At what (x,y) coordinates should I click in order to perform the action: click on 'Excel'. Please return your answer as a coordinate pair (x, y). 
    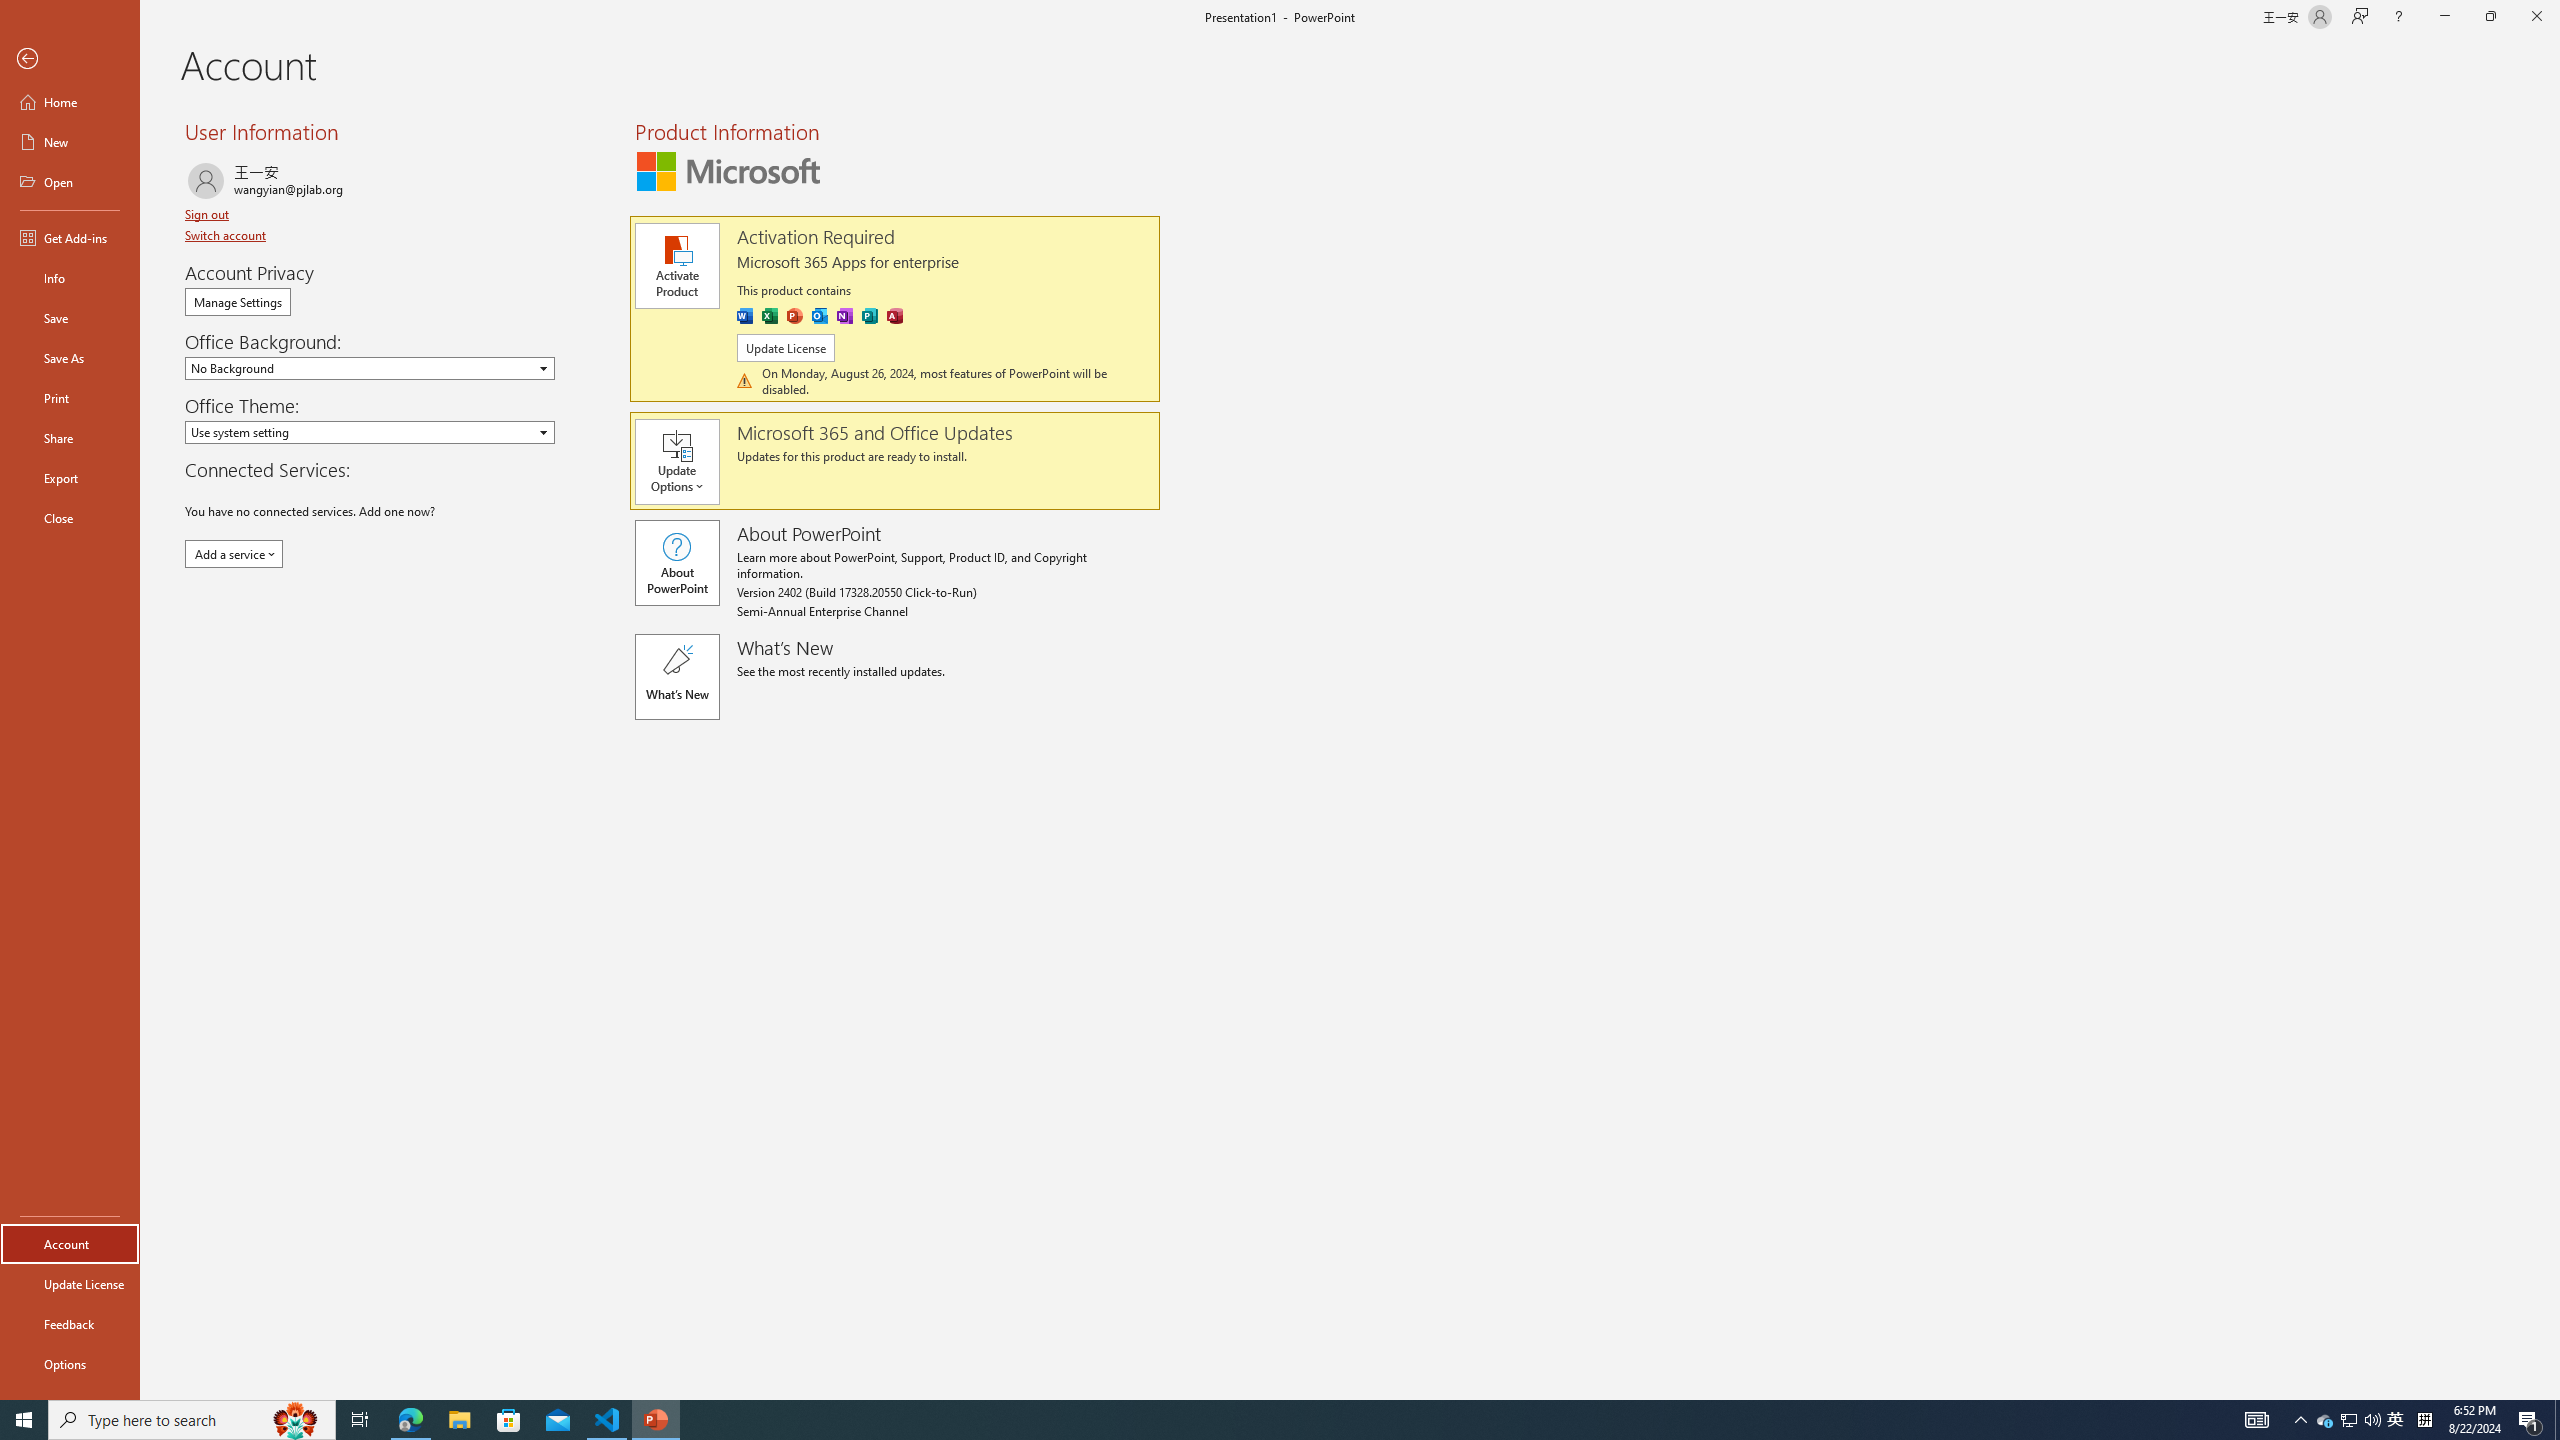
    Looking at the image, I should click on (770, 315).